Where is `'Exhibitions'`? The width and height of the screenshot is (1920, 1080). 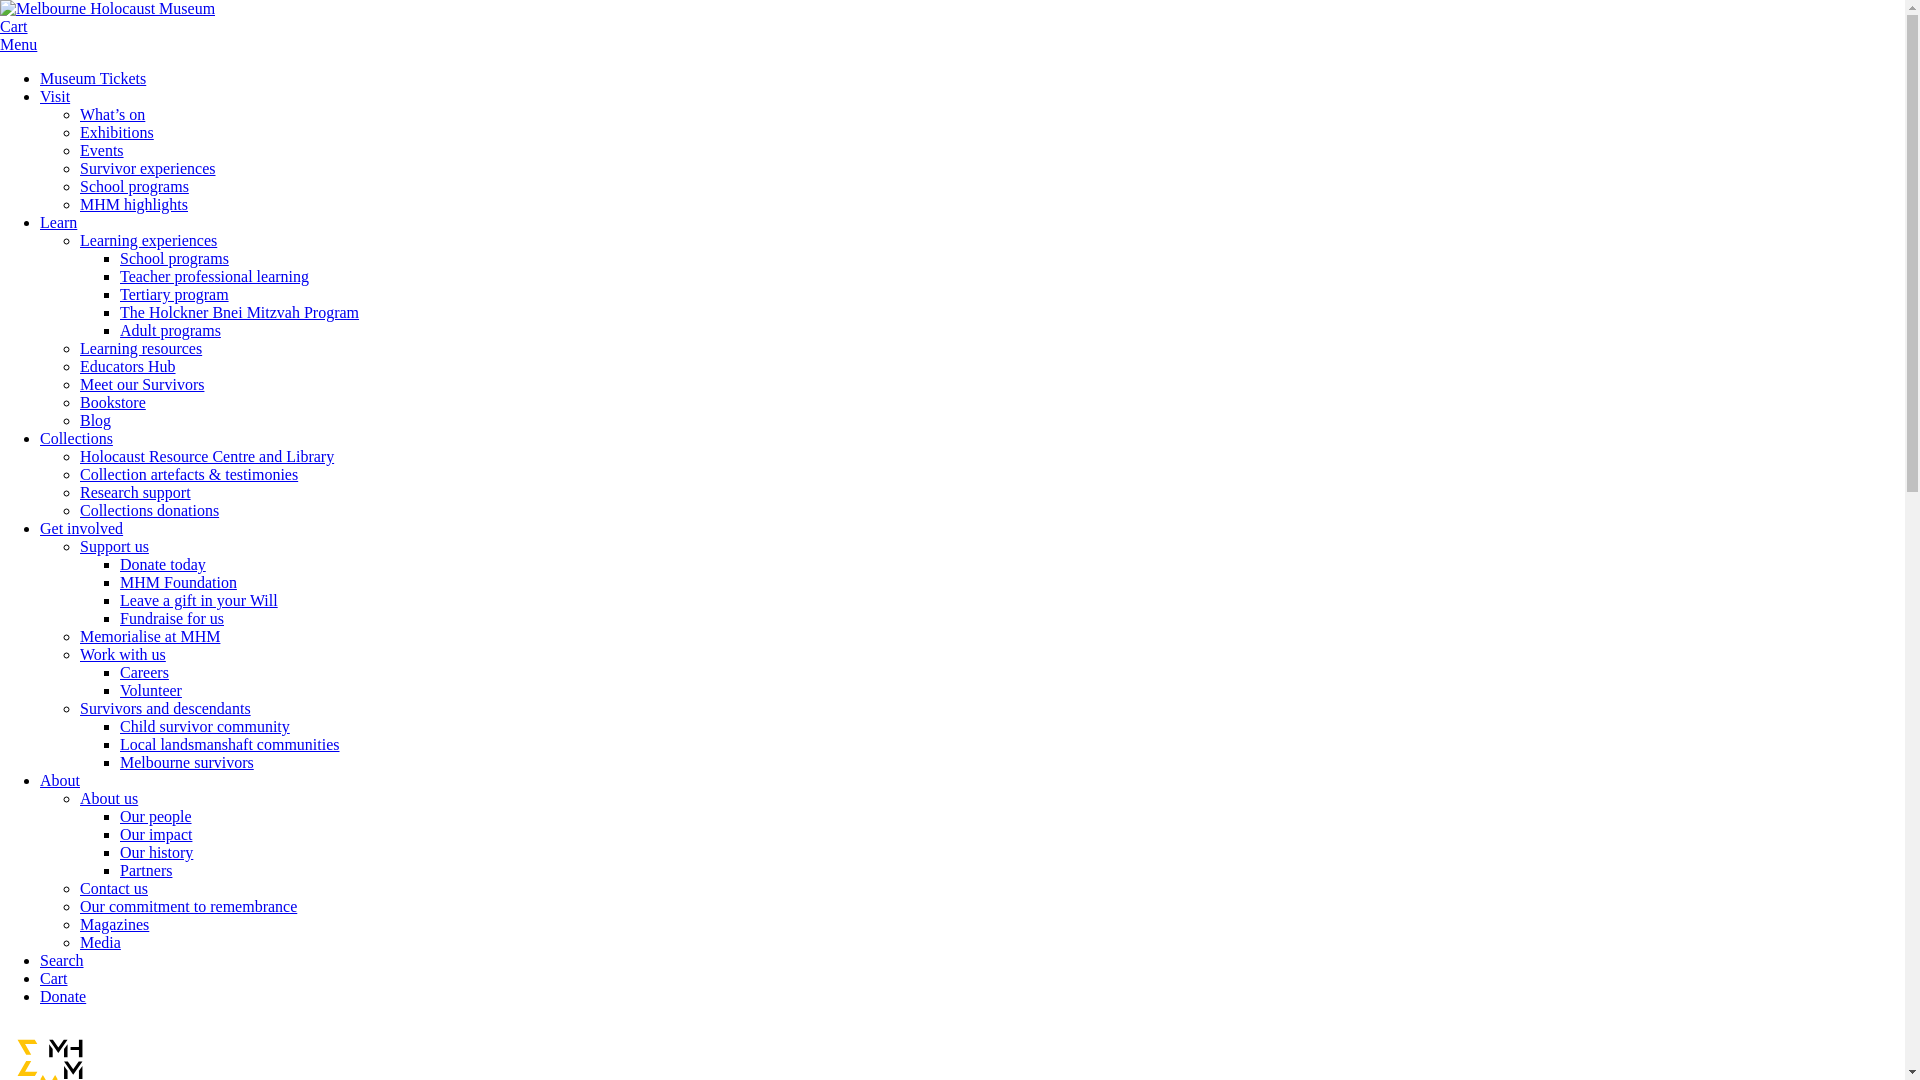
'Exhibitions' is located at coordinates (115, 132).